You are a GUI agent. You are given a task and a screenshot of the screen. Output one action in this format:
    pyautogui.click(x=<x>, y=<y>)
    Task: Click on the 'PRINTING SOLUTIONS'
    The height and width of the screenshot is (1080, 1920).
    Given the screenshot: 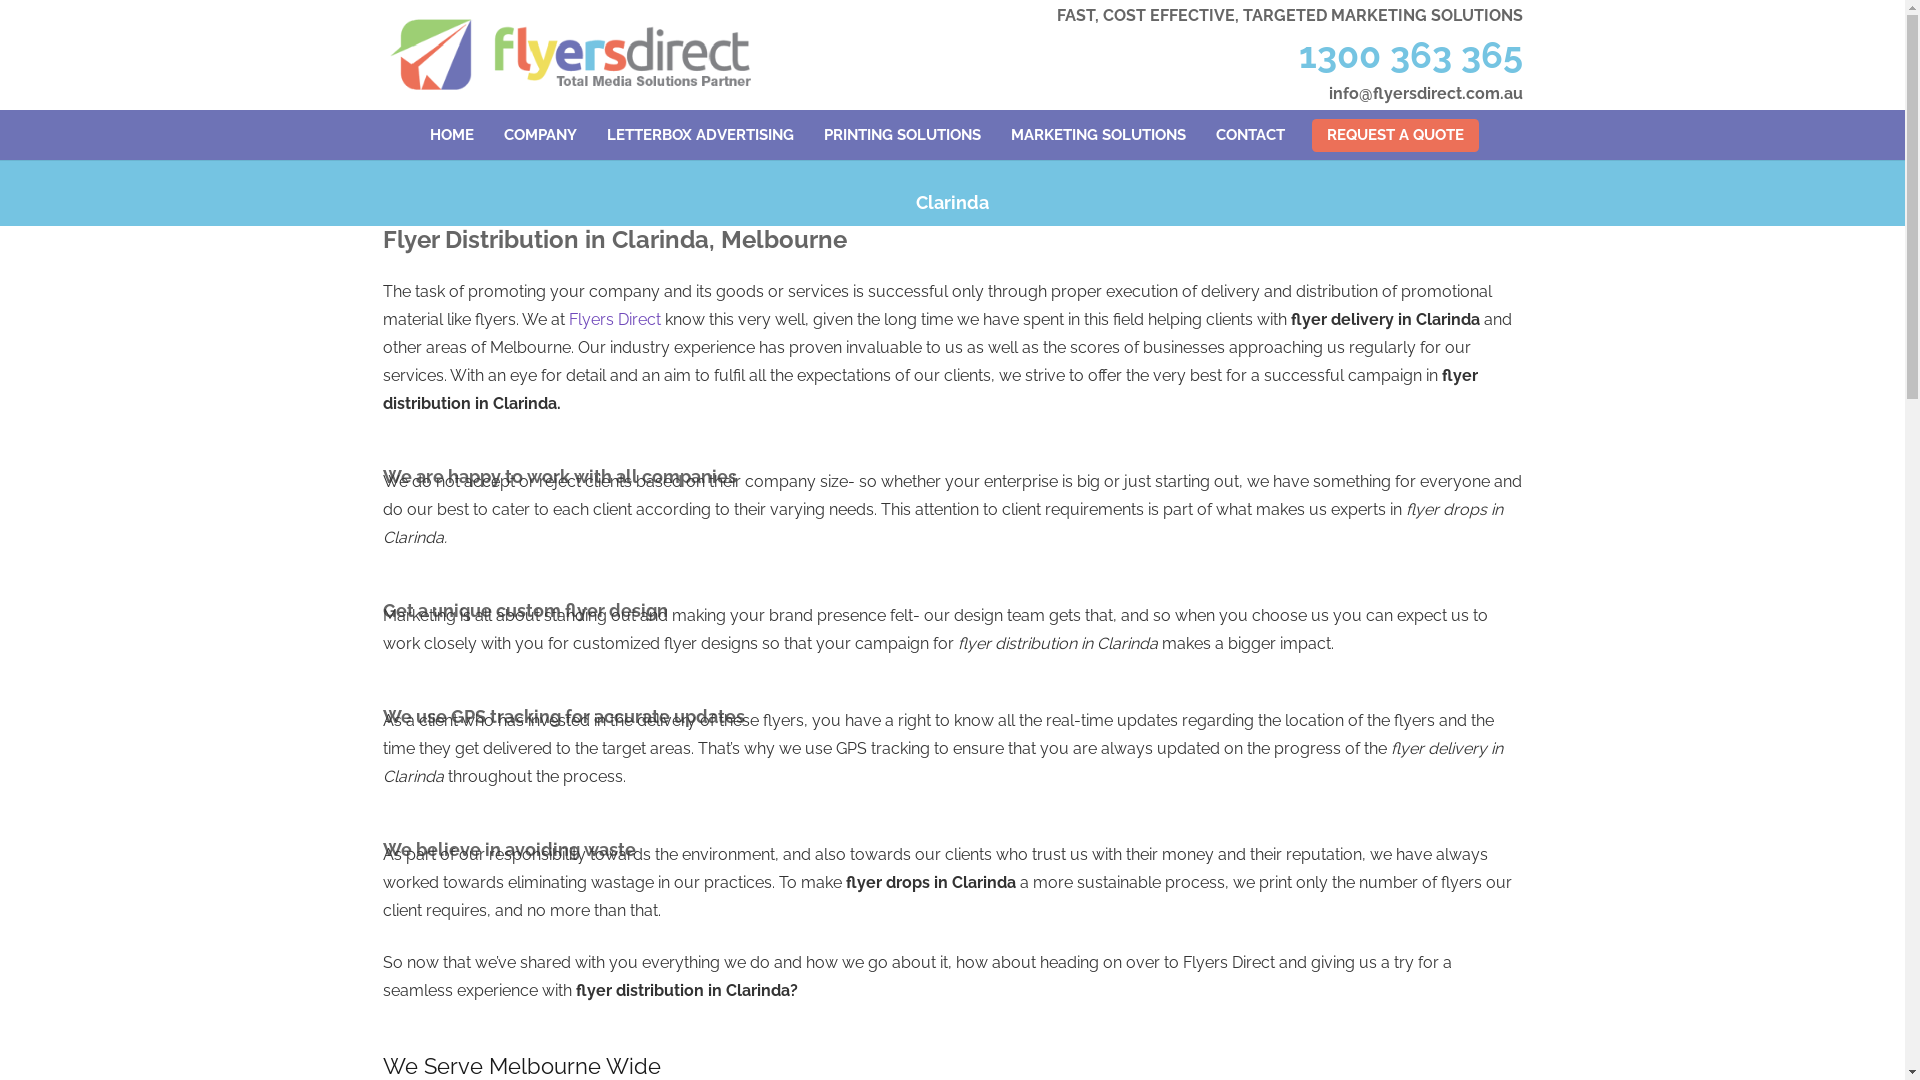 What is the action you would take?
    pyautogui.click(x=901, y=135)
    